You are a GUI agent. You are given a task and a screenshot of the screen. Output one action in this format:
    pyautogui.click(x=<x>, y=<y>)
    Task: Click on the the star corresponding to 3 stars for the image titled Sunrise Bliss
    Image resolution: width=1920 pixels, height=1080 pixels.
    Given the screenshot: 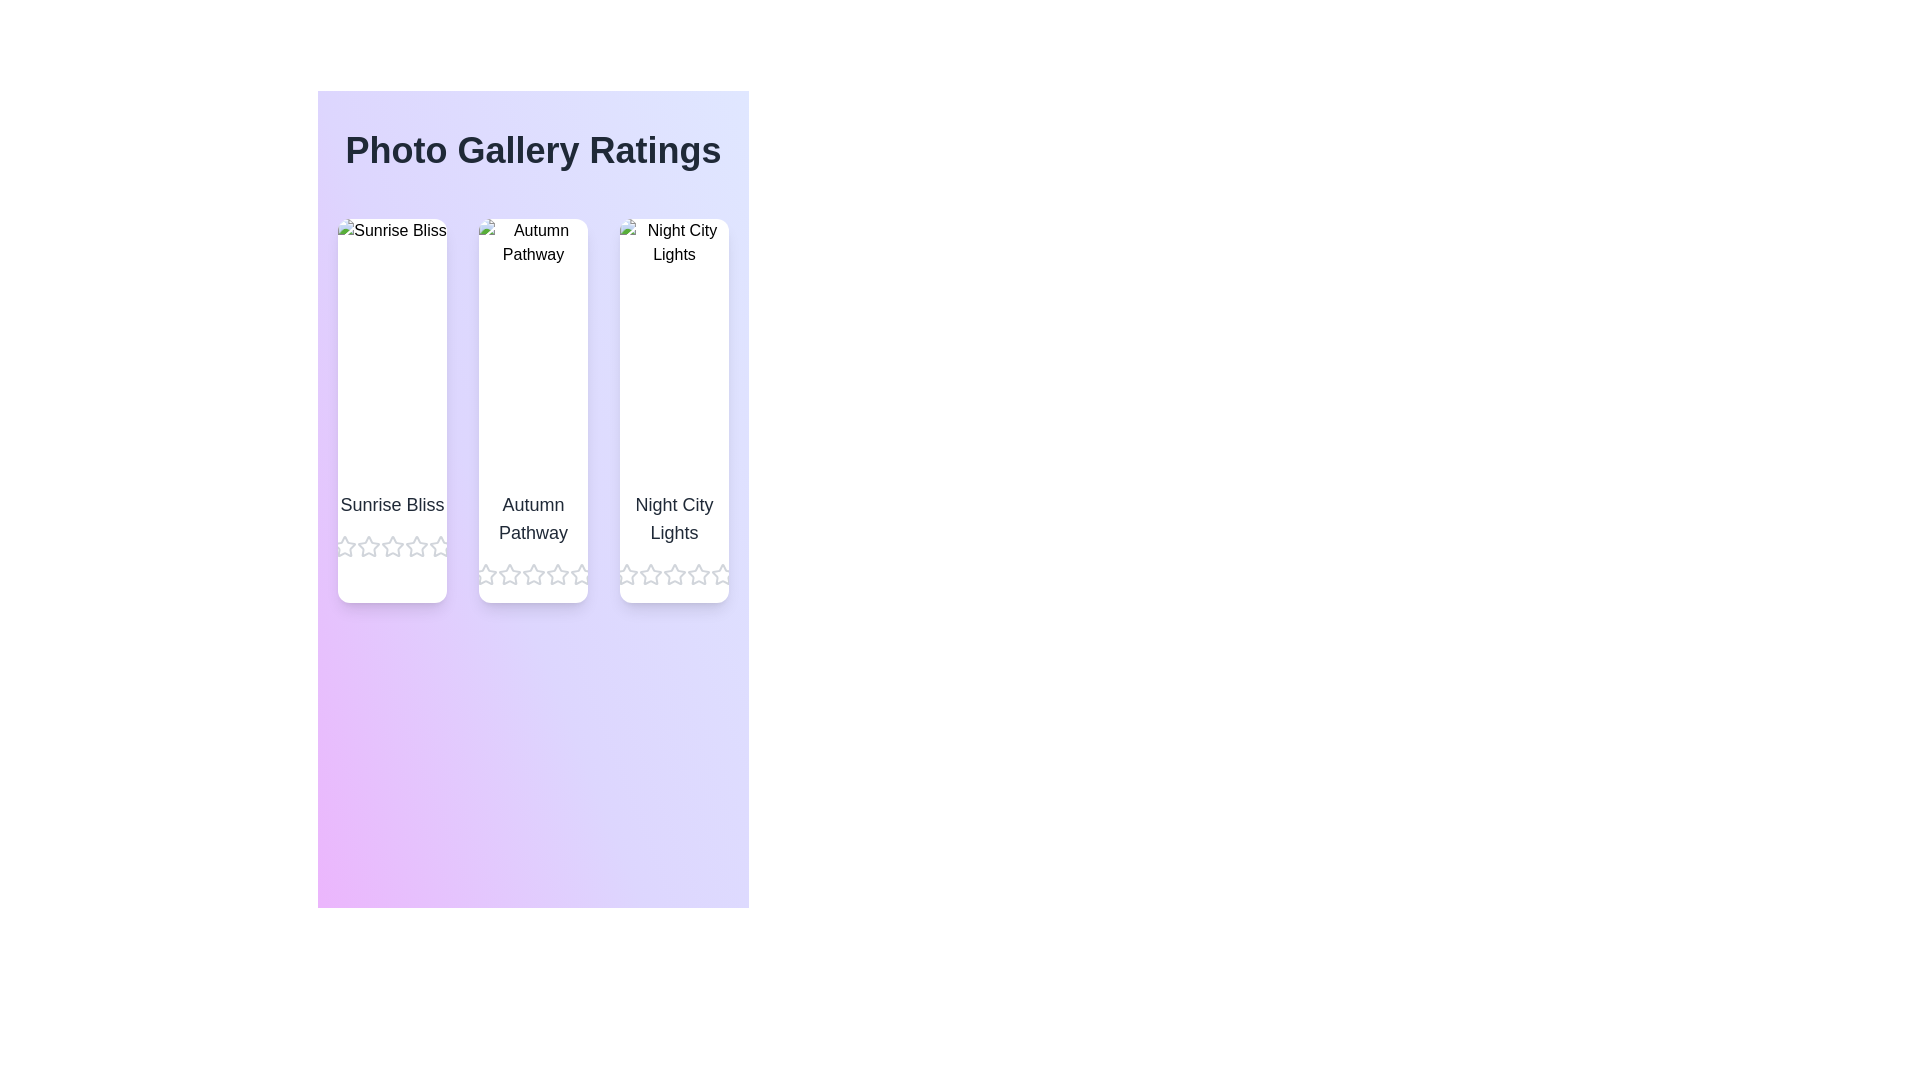 What is the action you would take?
    pyautogui.click(x=392, y=547)
    